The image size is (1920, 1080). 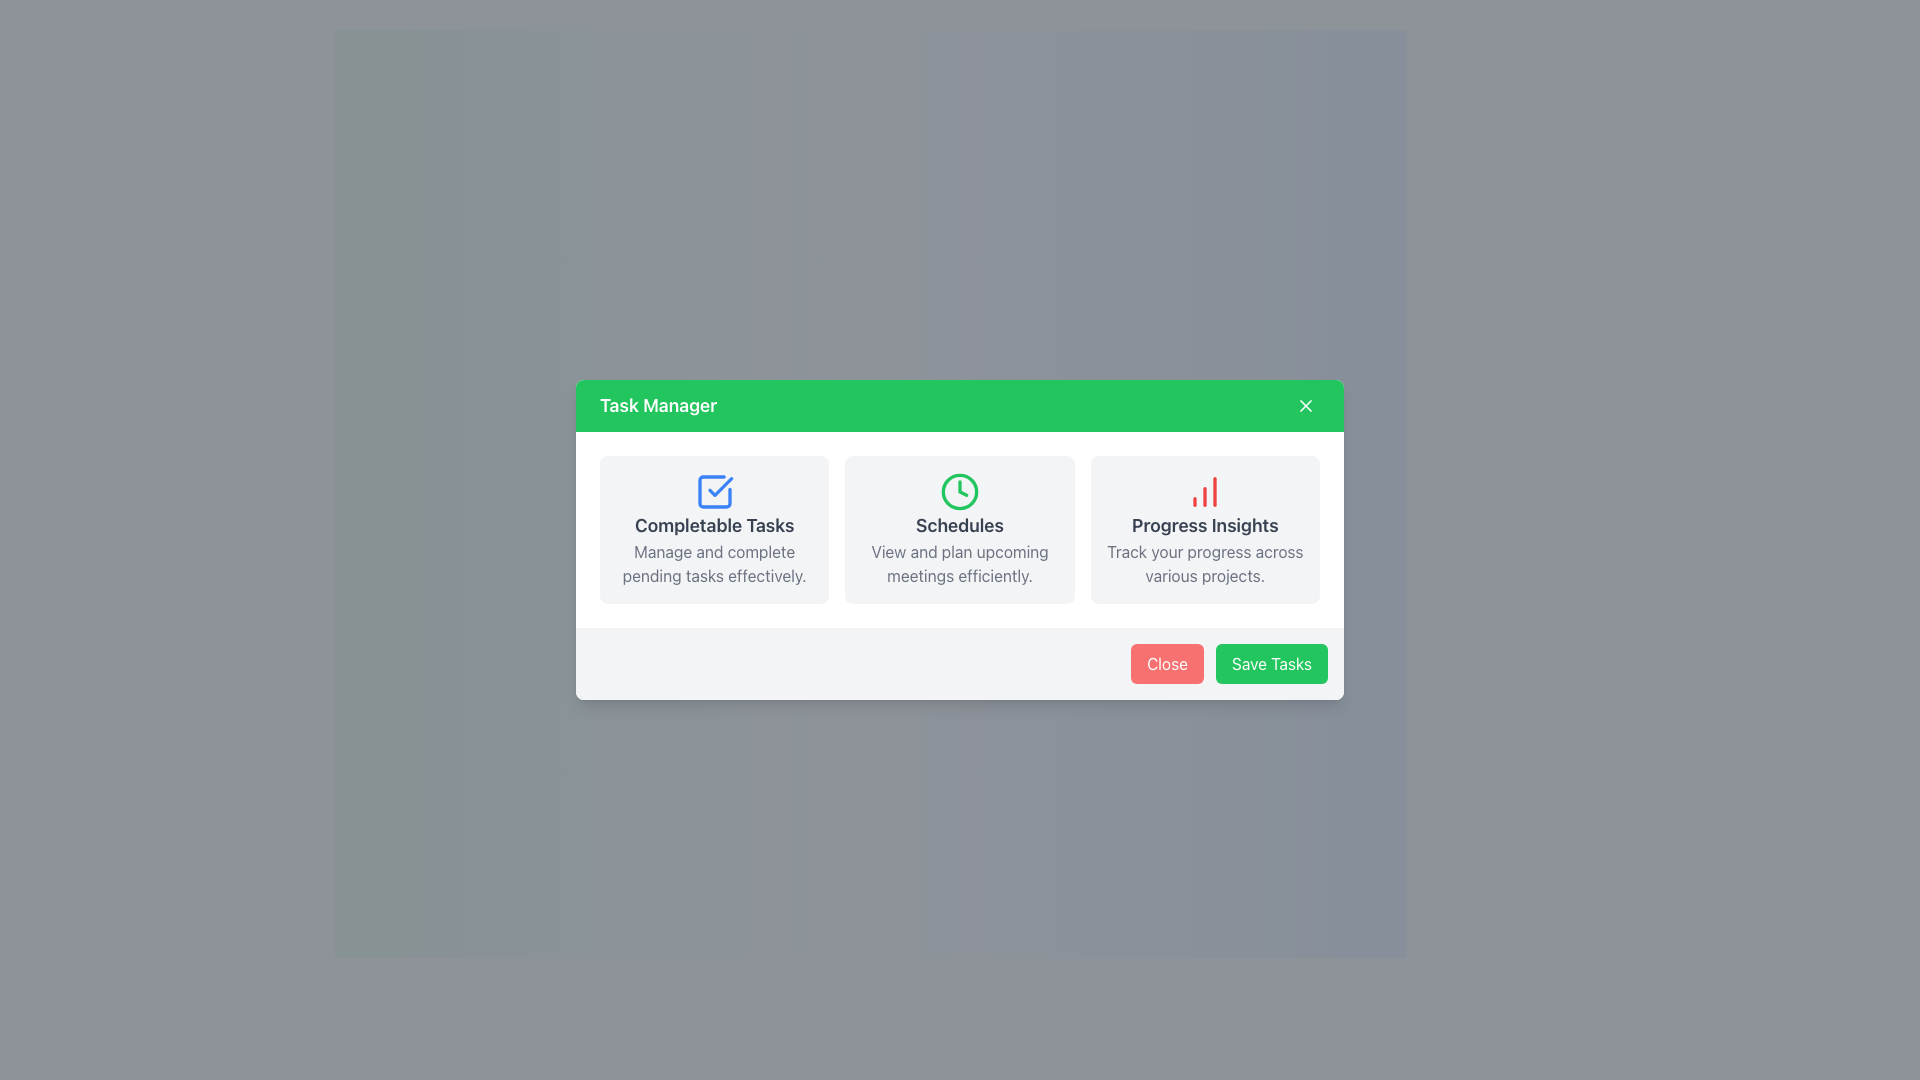 I want to click on an individual card within the task management overview section located in the modal dialog box below the 'Task Manager' header, so click(x=960, y=528).